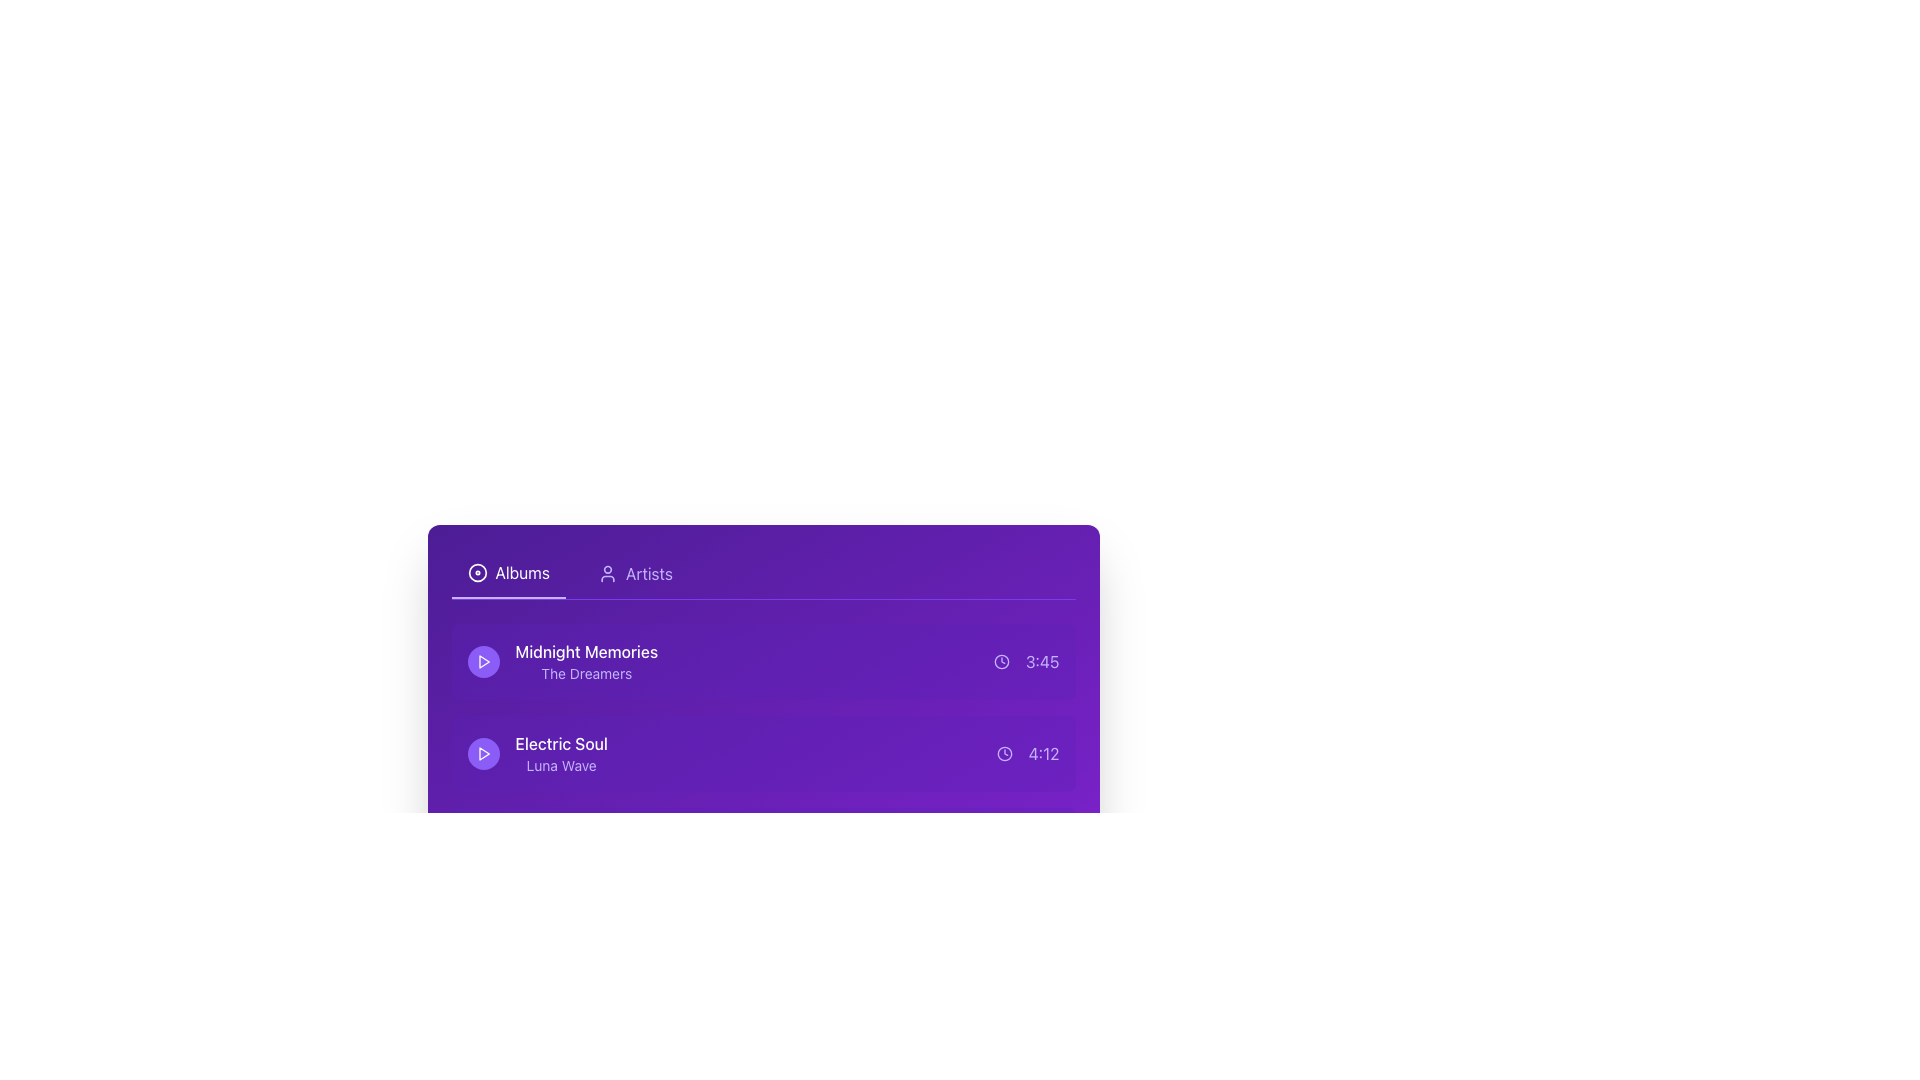  What do you see at coordinates (585, 662) in the screenshot?
I see `the text content element that displays 'Midnight Memories' in a bold white font and 'The Dreamers' in a light violet font, positioned towards the center-left of a horizontal list item` at bounding box center [585, 662].